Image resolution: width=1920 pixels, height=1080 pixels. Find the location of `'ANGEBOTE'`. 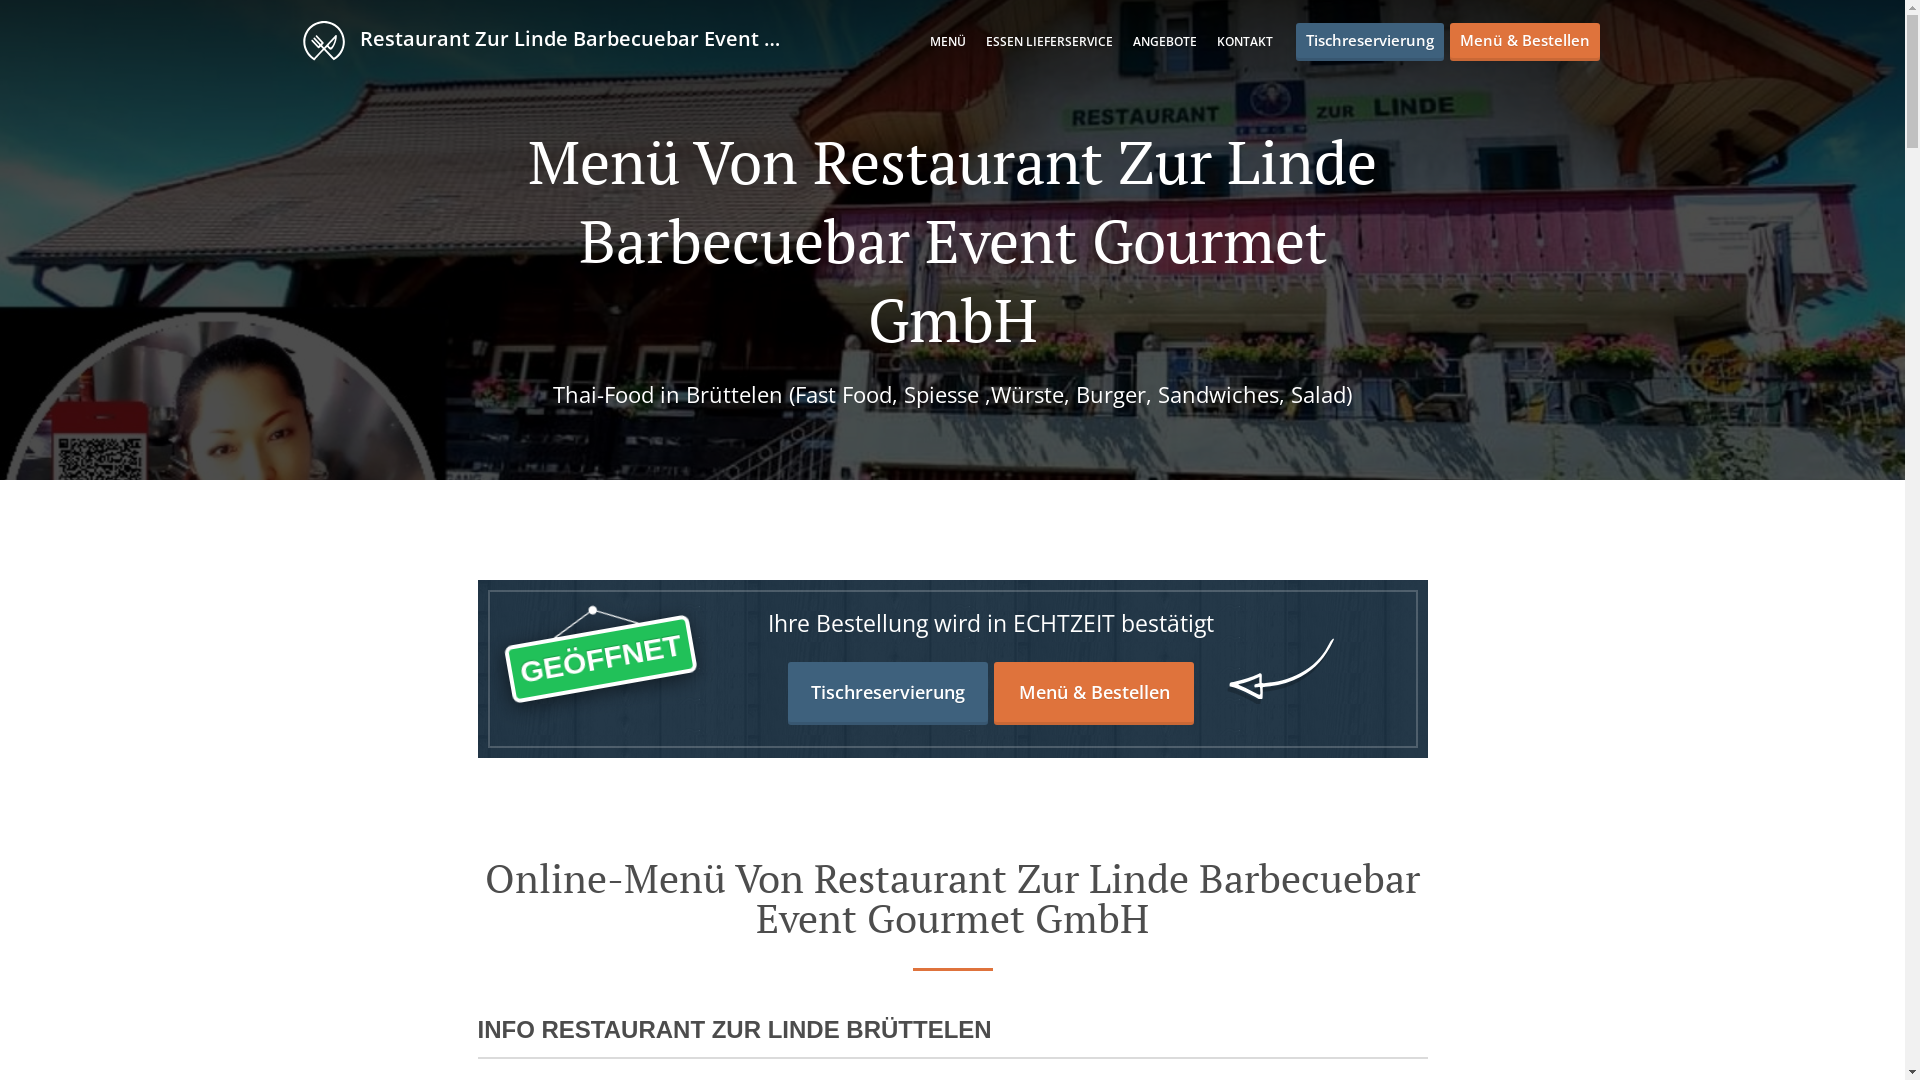

'ANGEBOTE' is located at coordinates (1132, 41).